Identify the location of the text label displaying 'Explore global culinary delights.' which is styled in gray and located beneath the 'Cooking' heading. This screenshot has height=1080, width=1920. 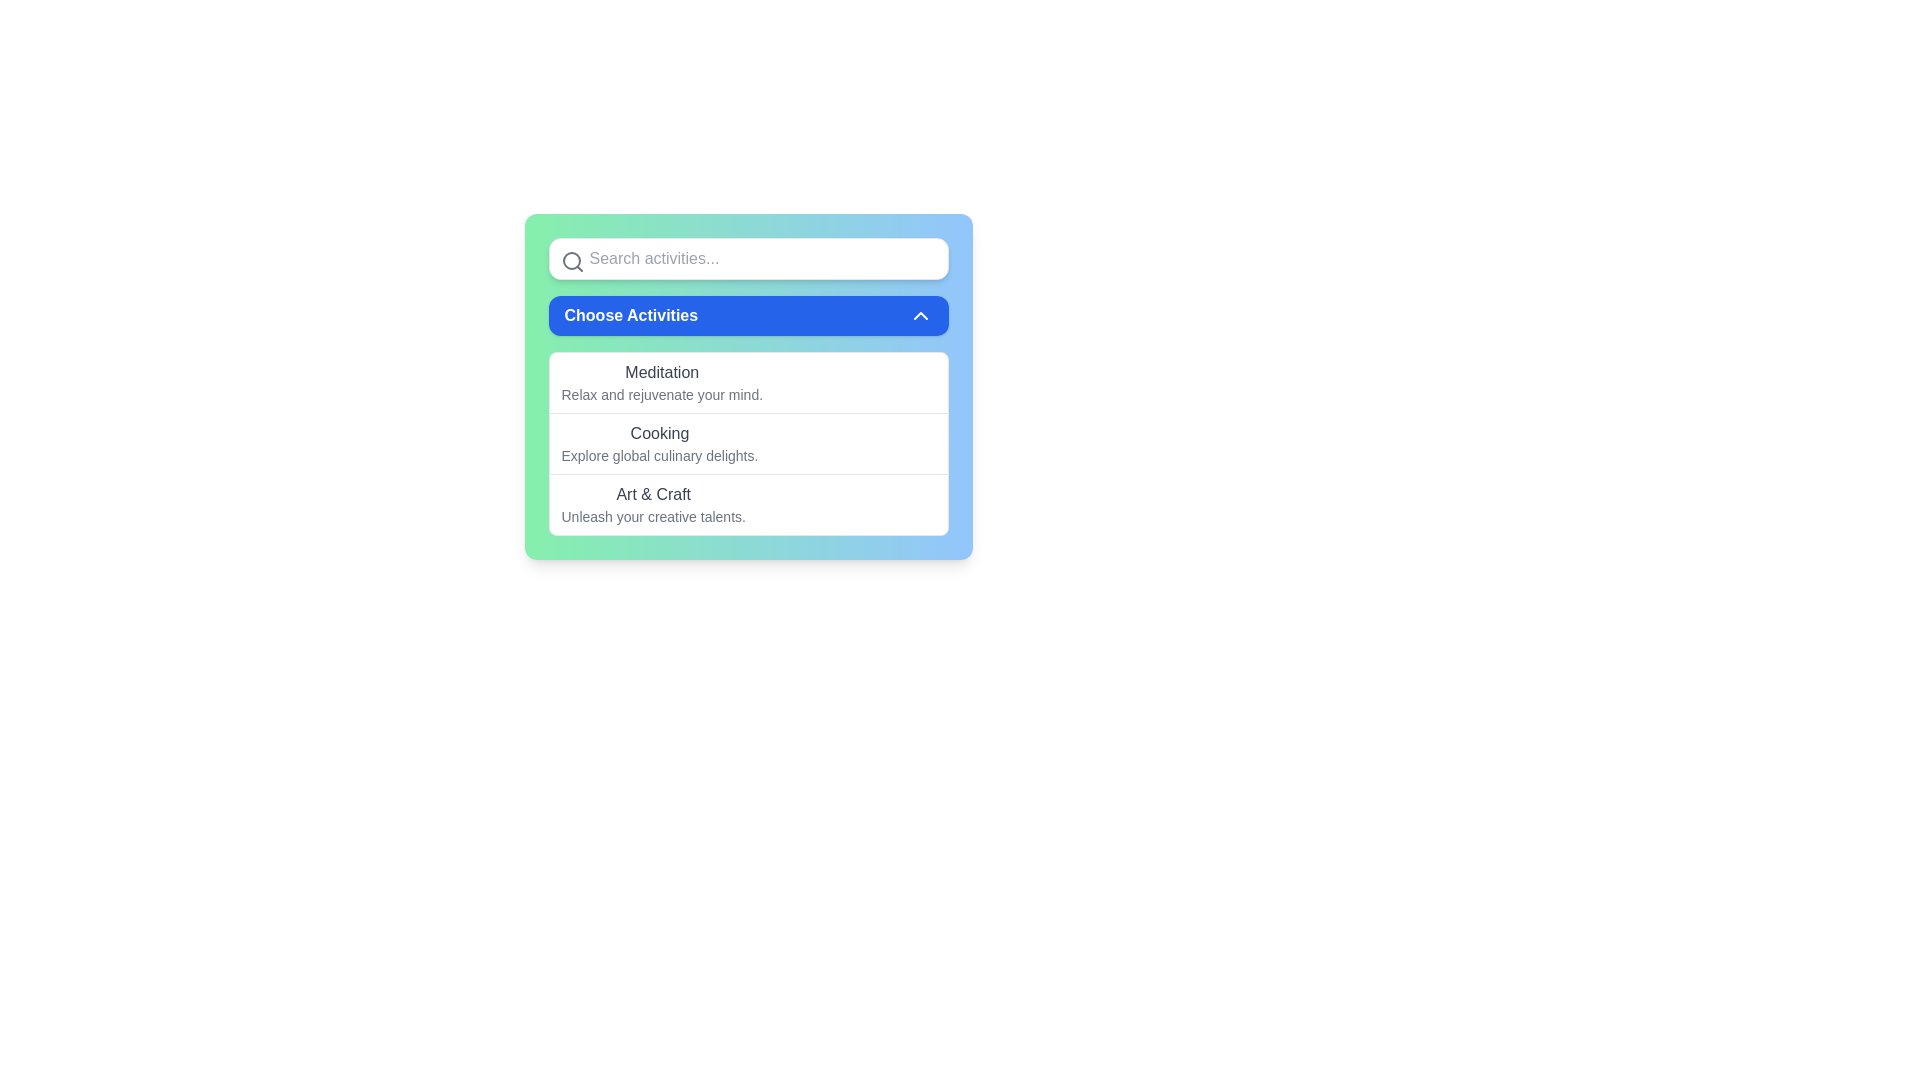
(659, 455).